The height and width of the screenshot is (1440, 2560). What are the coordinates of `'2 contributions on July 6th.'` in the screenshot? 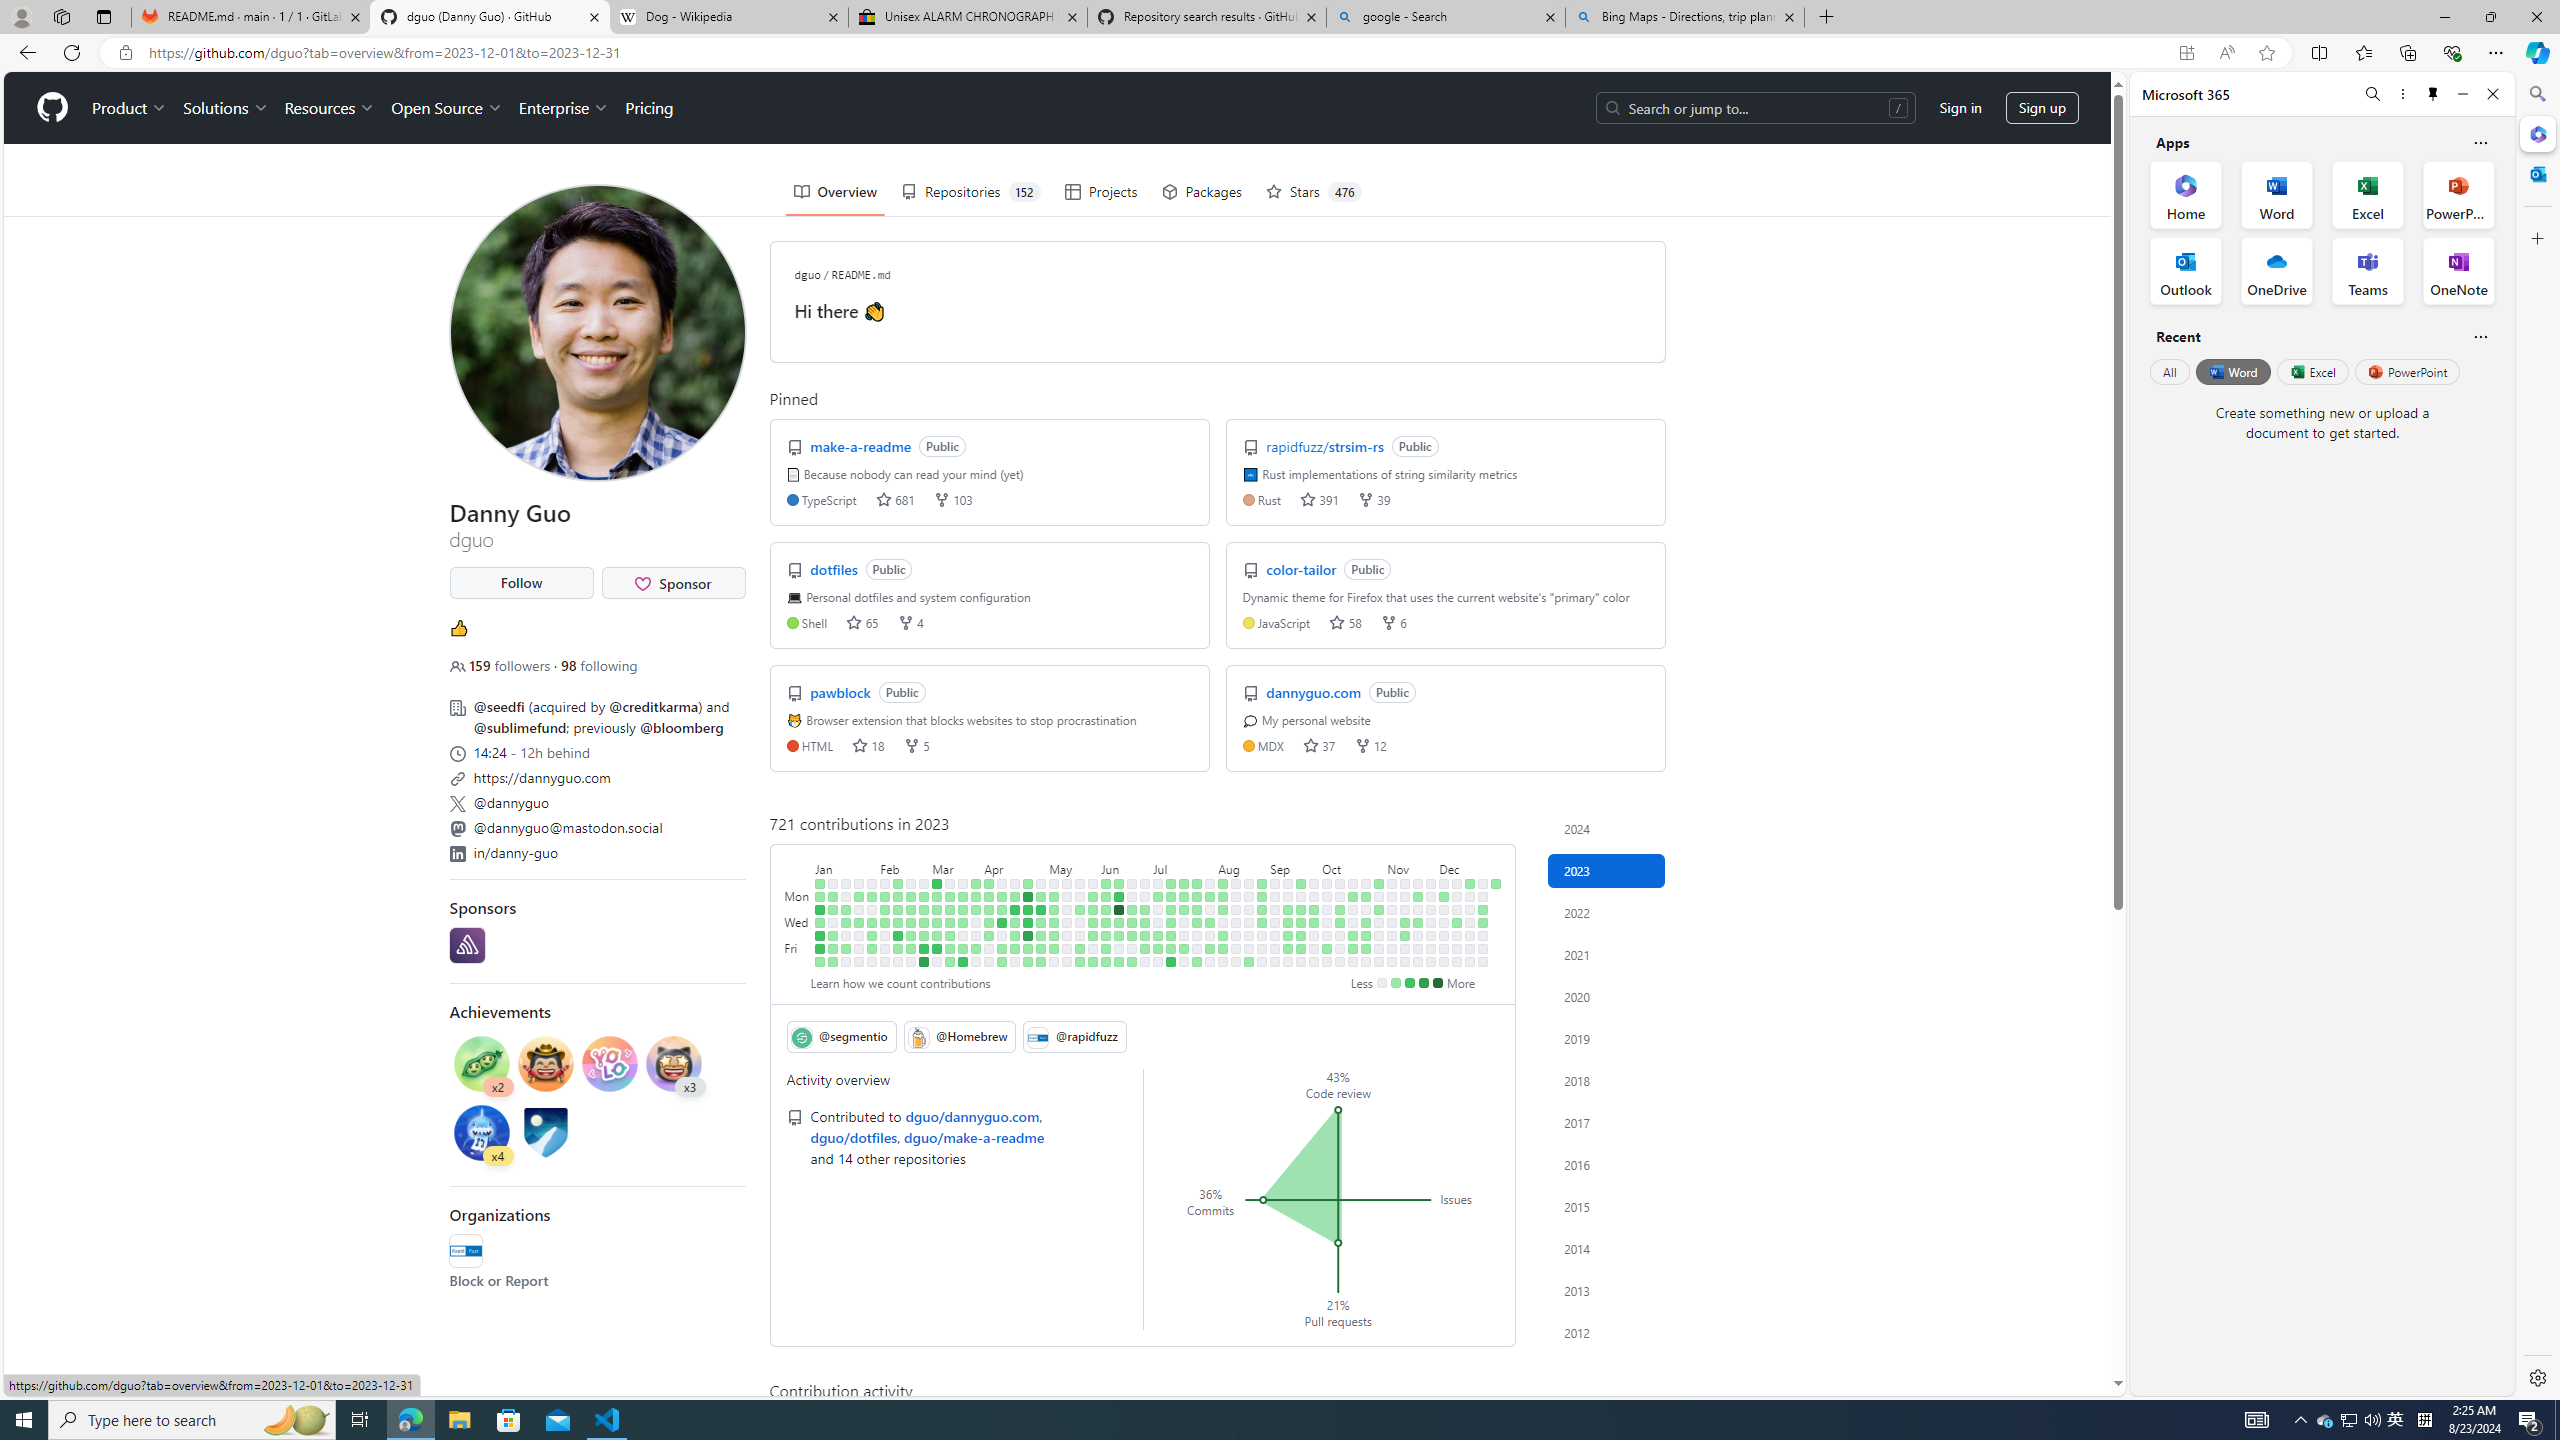 It's located at (1157, 934).